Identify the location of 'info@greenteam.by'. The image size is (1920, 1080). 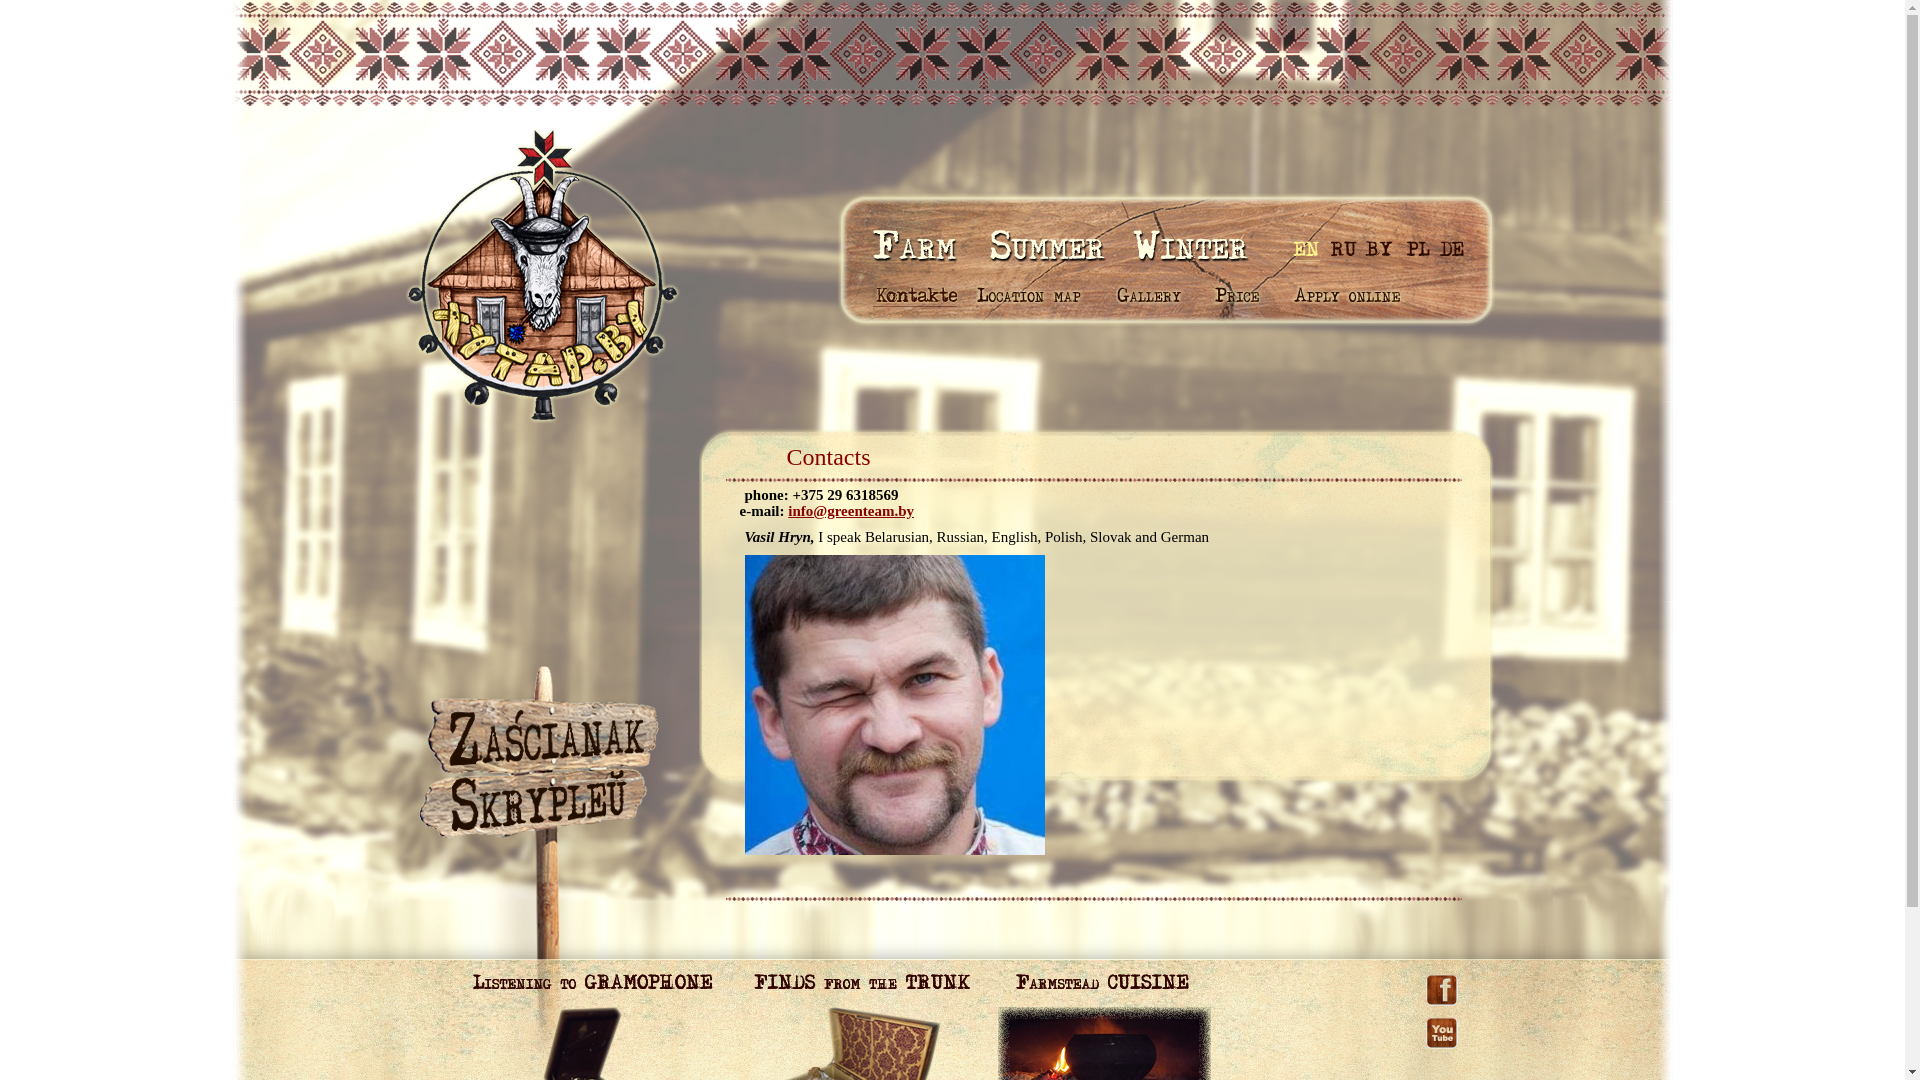
(850, 509).